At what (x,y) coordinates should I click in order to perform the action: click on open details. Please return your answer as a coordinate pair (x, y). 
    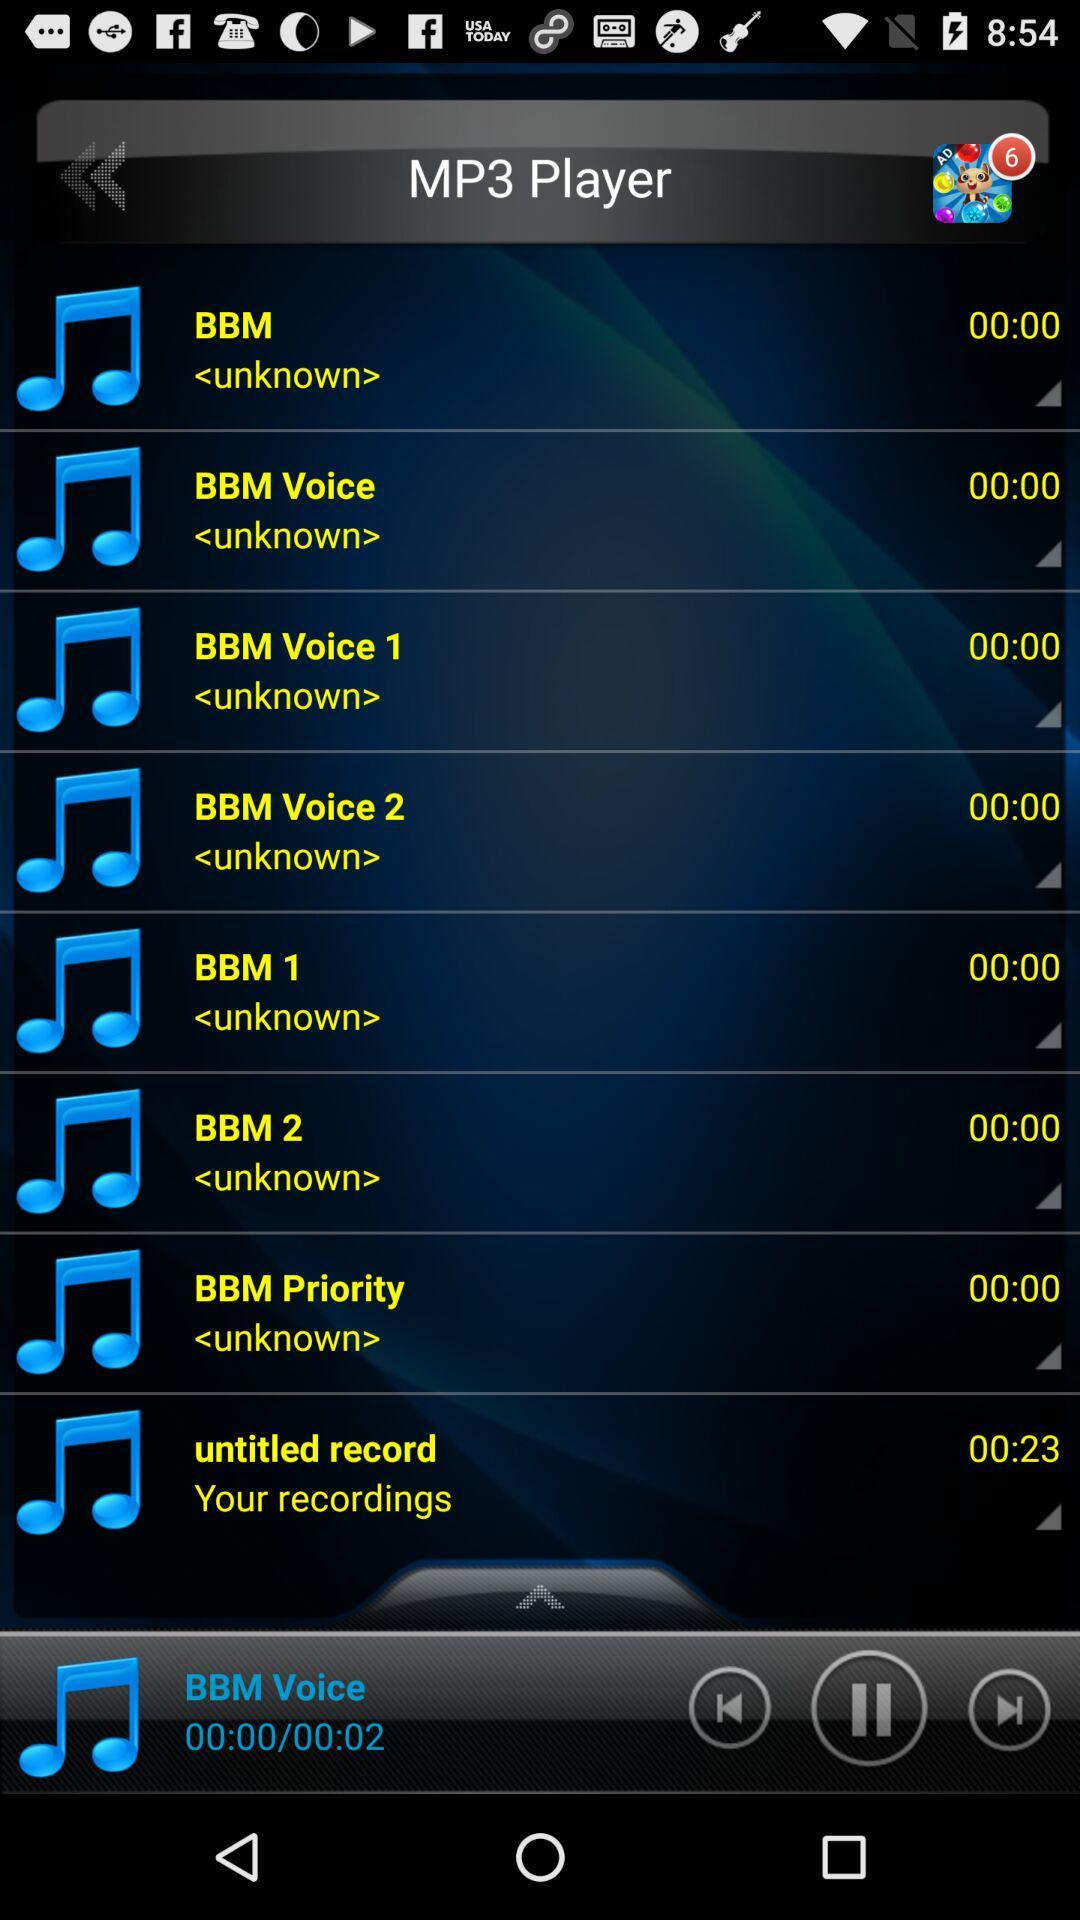
    Looking at the image, I should click on (1031, 379).